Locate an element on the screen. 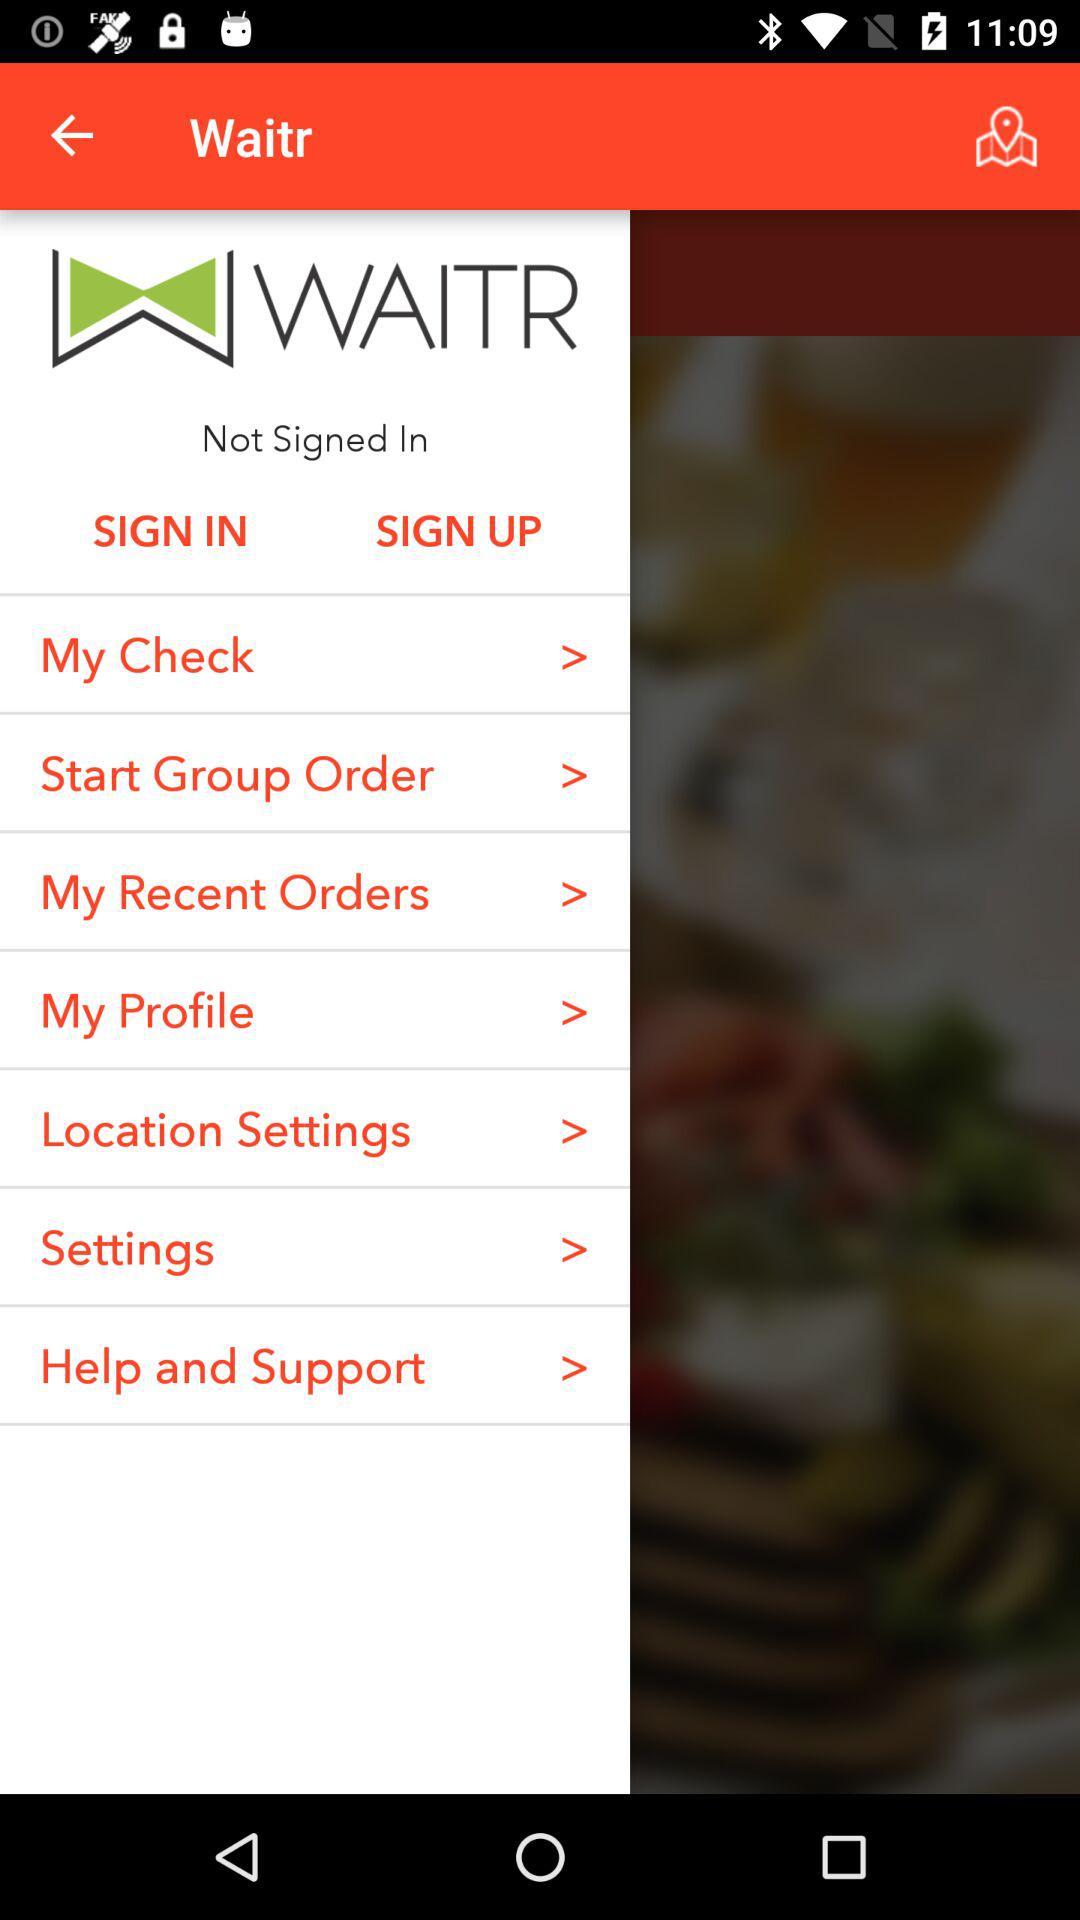 Image resolution: width=1080 pixels, height=1920 pixels. item next to the waitr is located at coordinates (72, 135).